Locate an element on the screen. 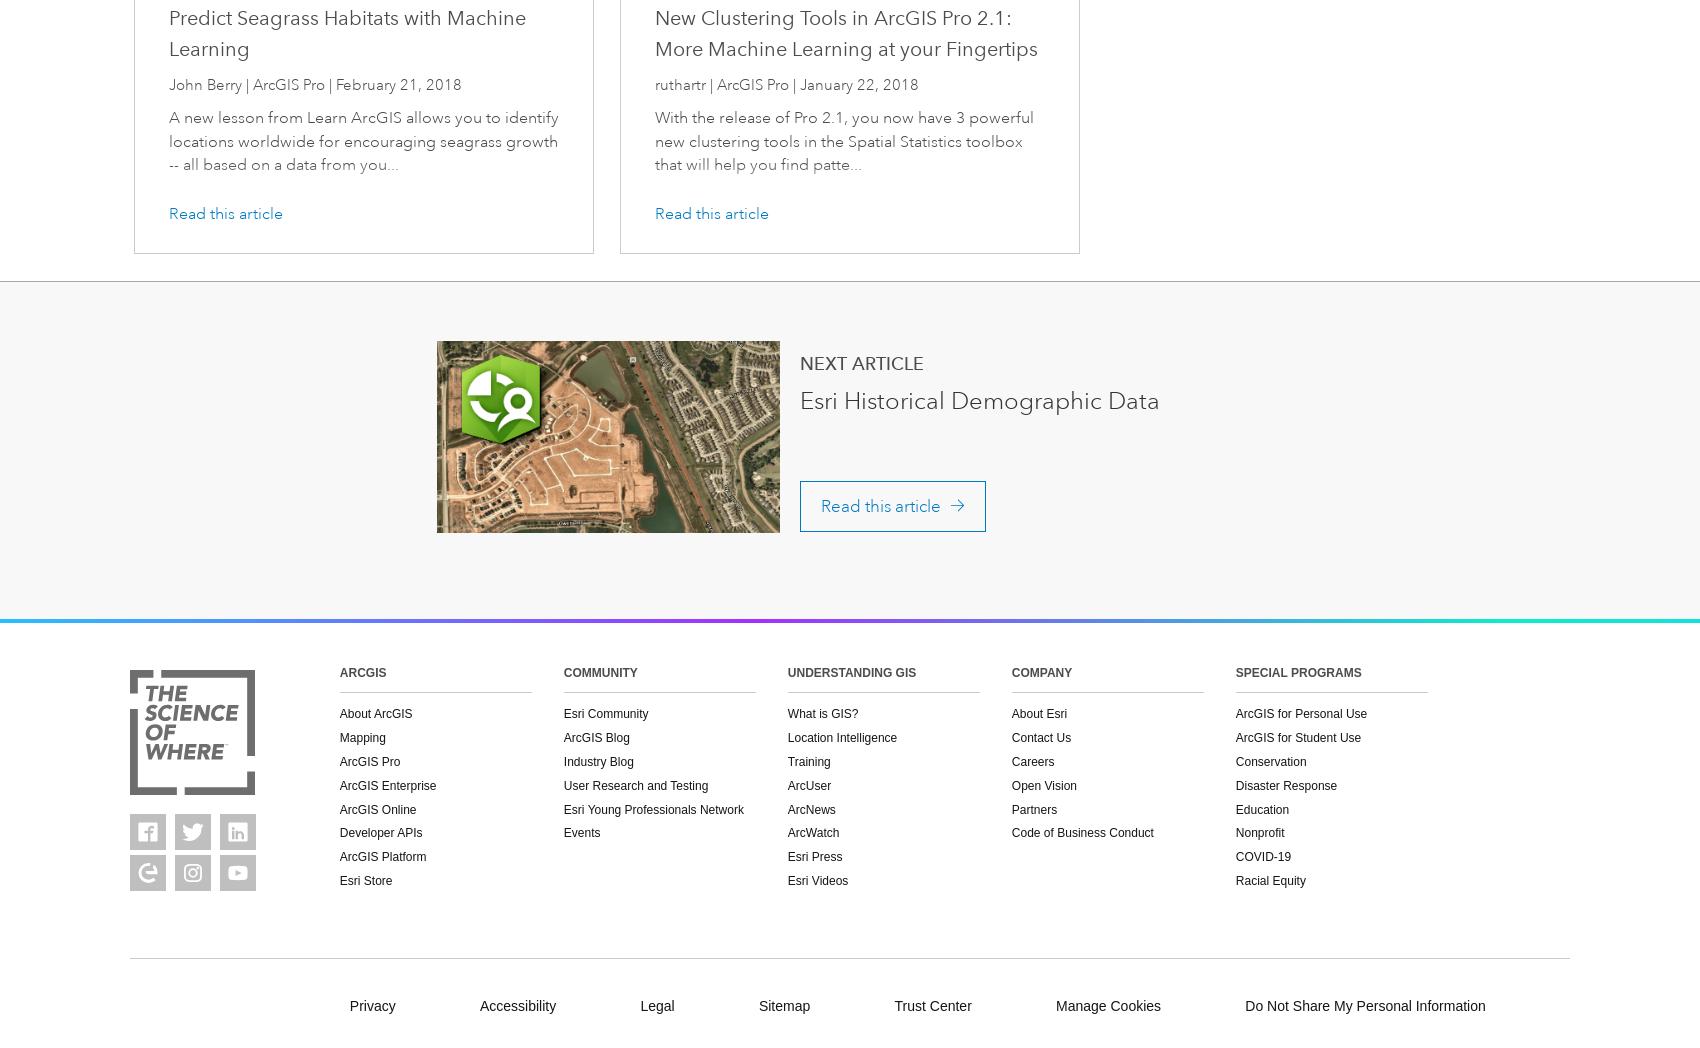 The height and width of the screenshot is (1048, 1700). 'Esri Community' is located at coordinates (604, 713).